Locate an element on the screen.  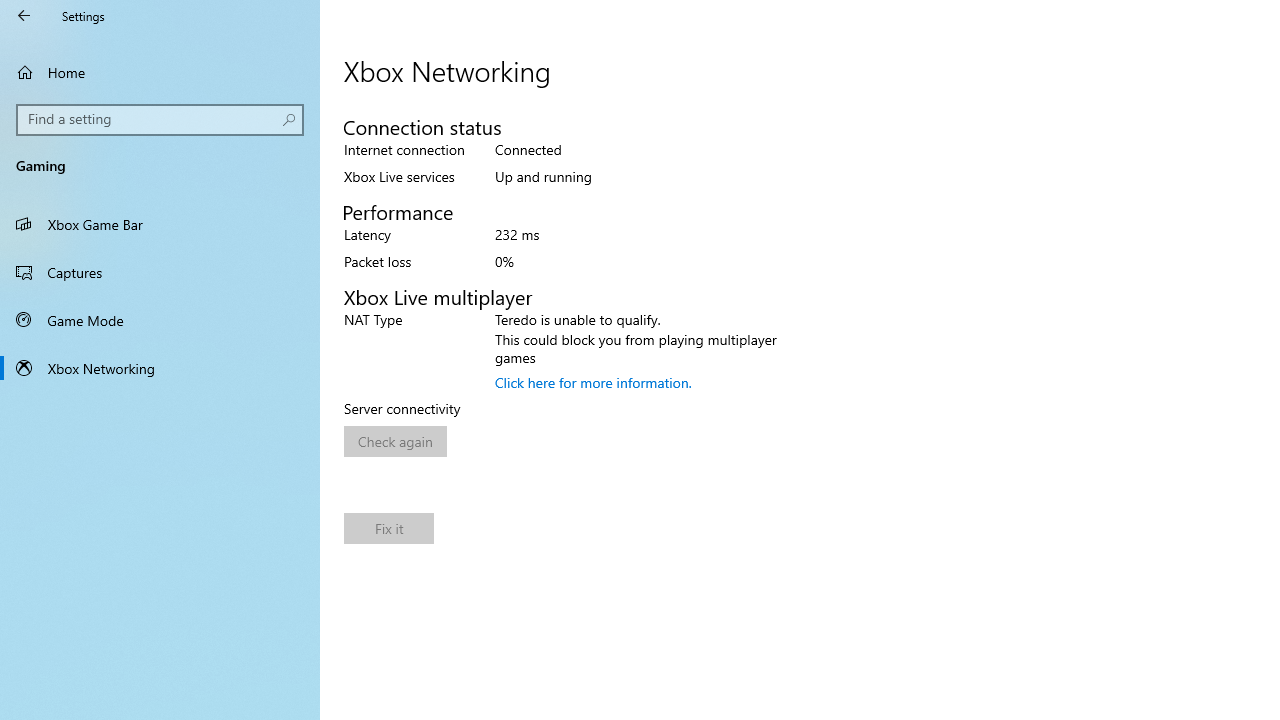
'Home' is located at coordinates (160, 71).